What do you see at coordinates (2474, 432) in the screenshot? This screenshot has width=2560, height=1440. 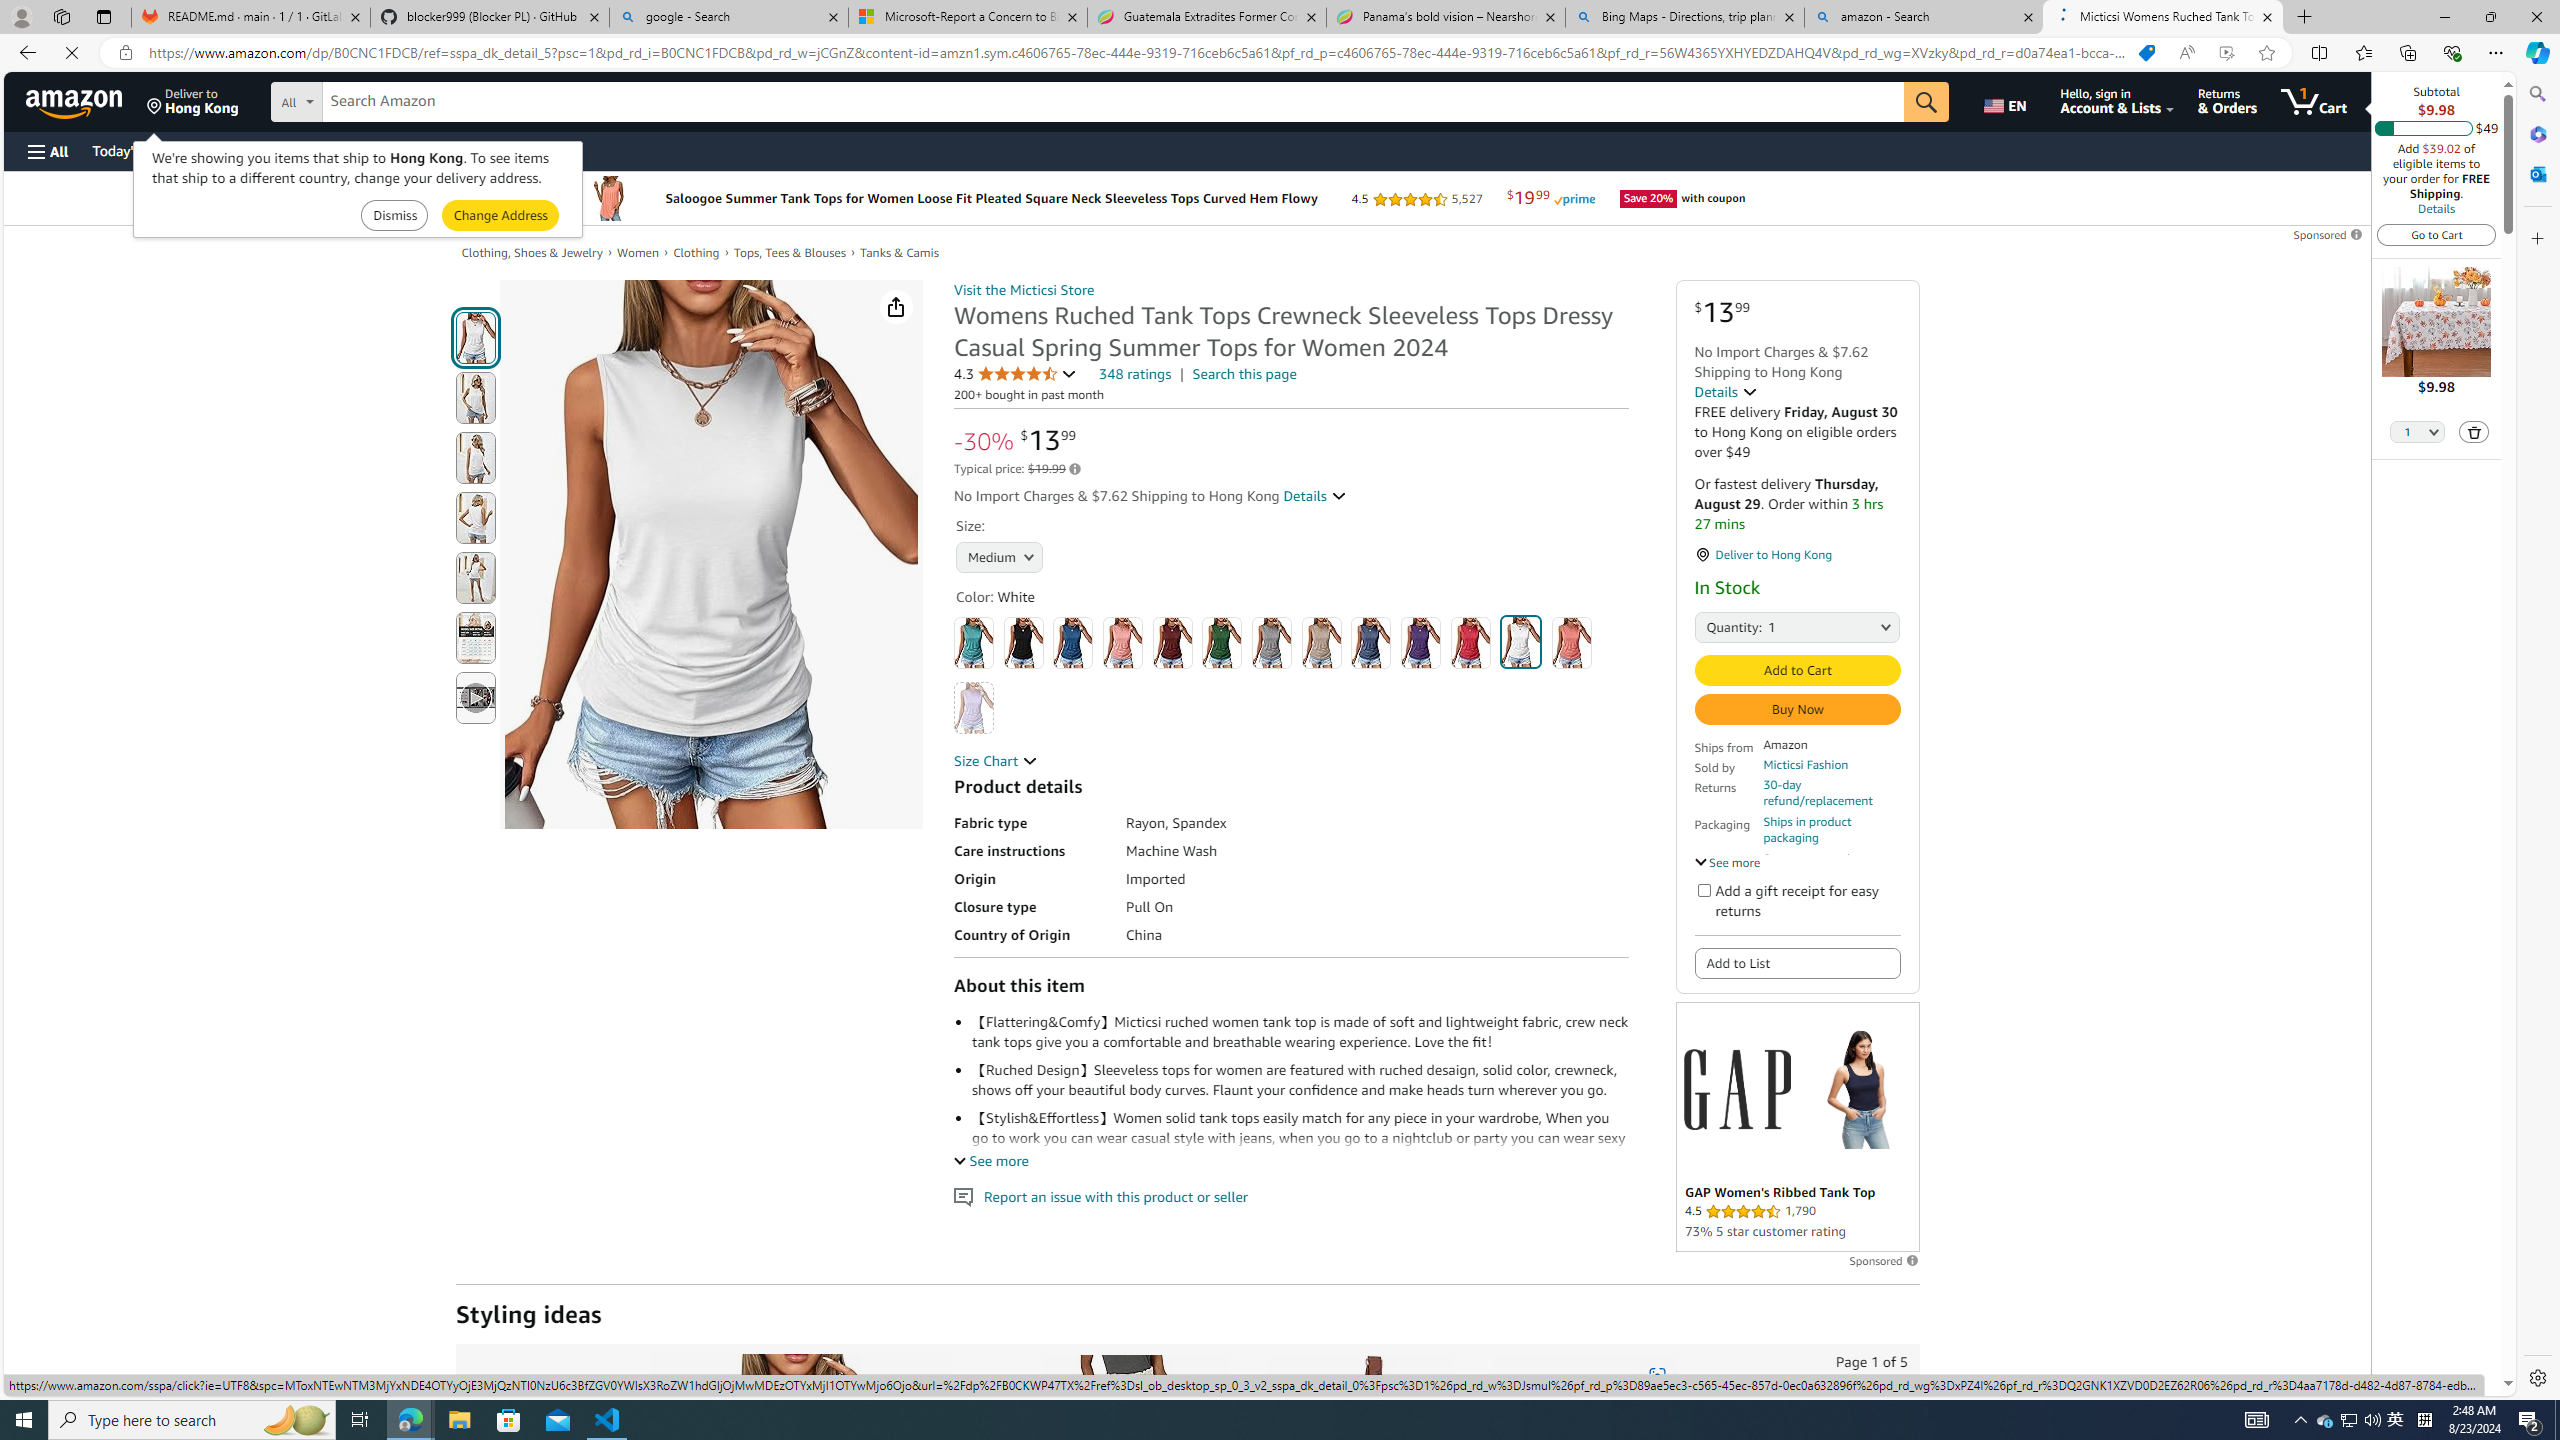 I see `'Delete'` at bounding box center [2474, 432].